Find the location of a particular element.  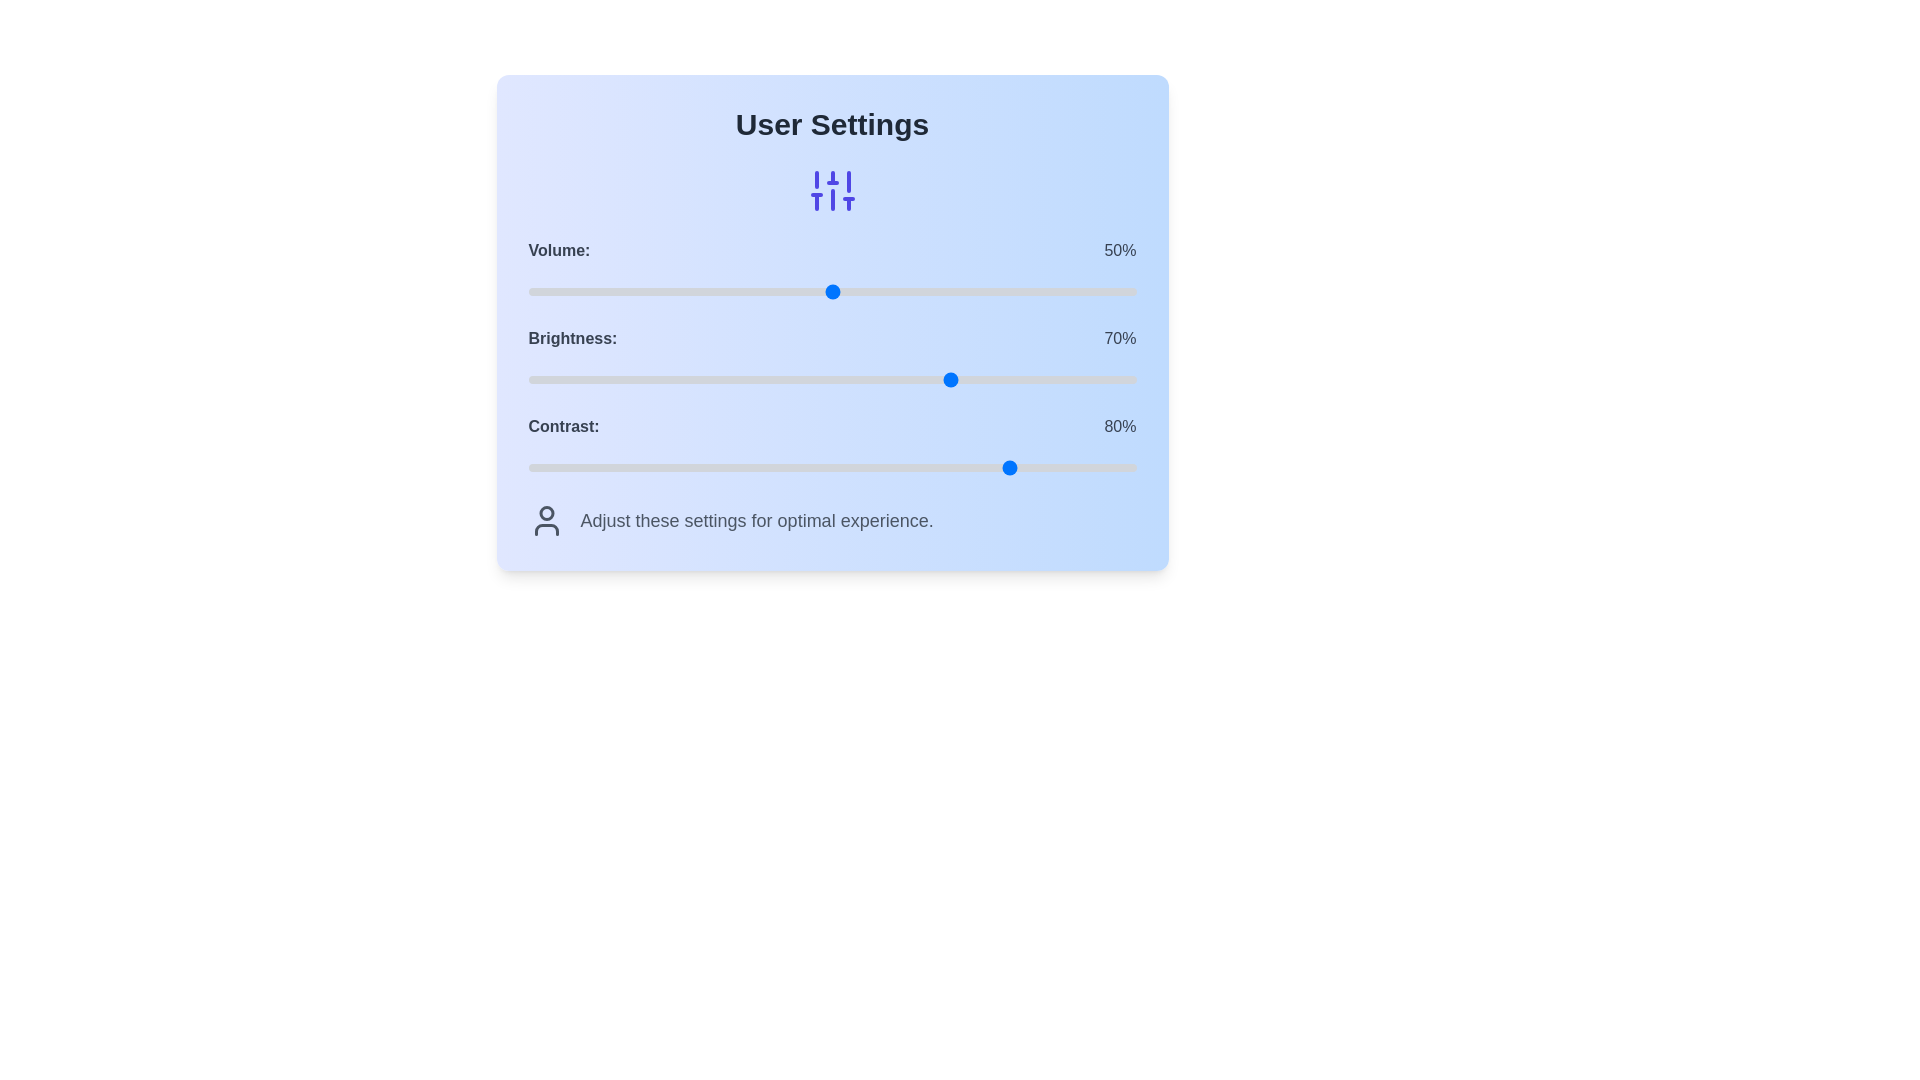

the contrast is located at coordinates (820, 467).